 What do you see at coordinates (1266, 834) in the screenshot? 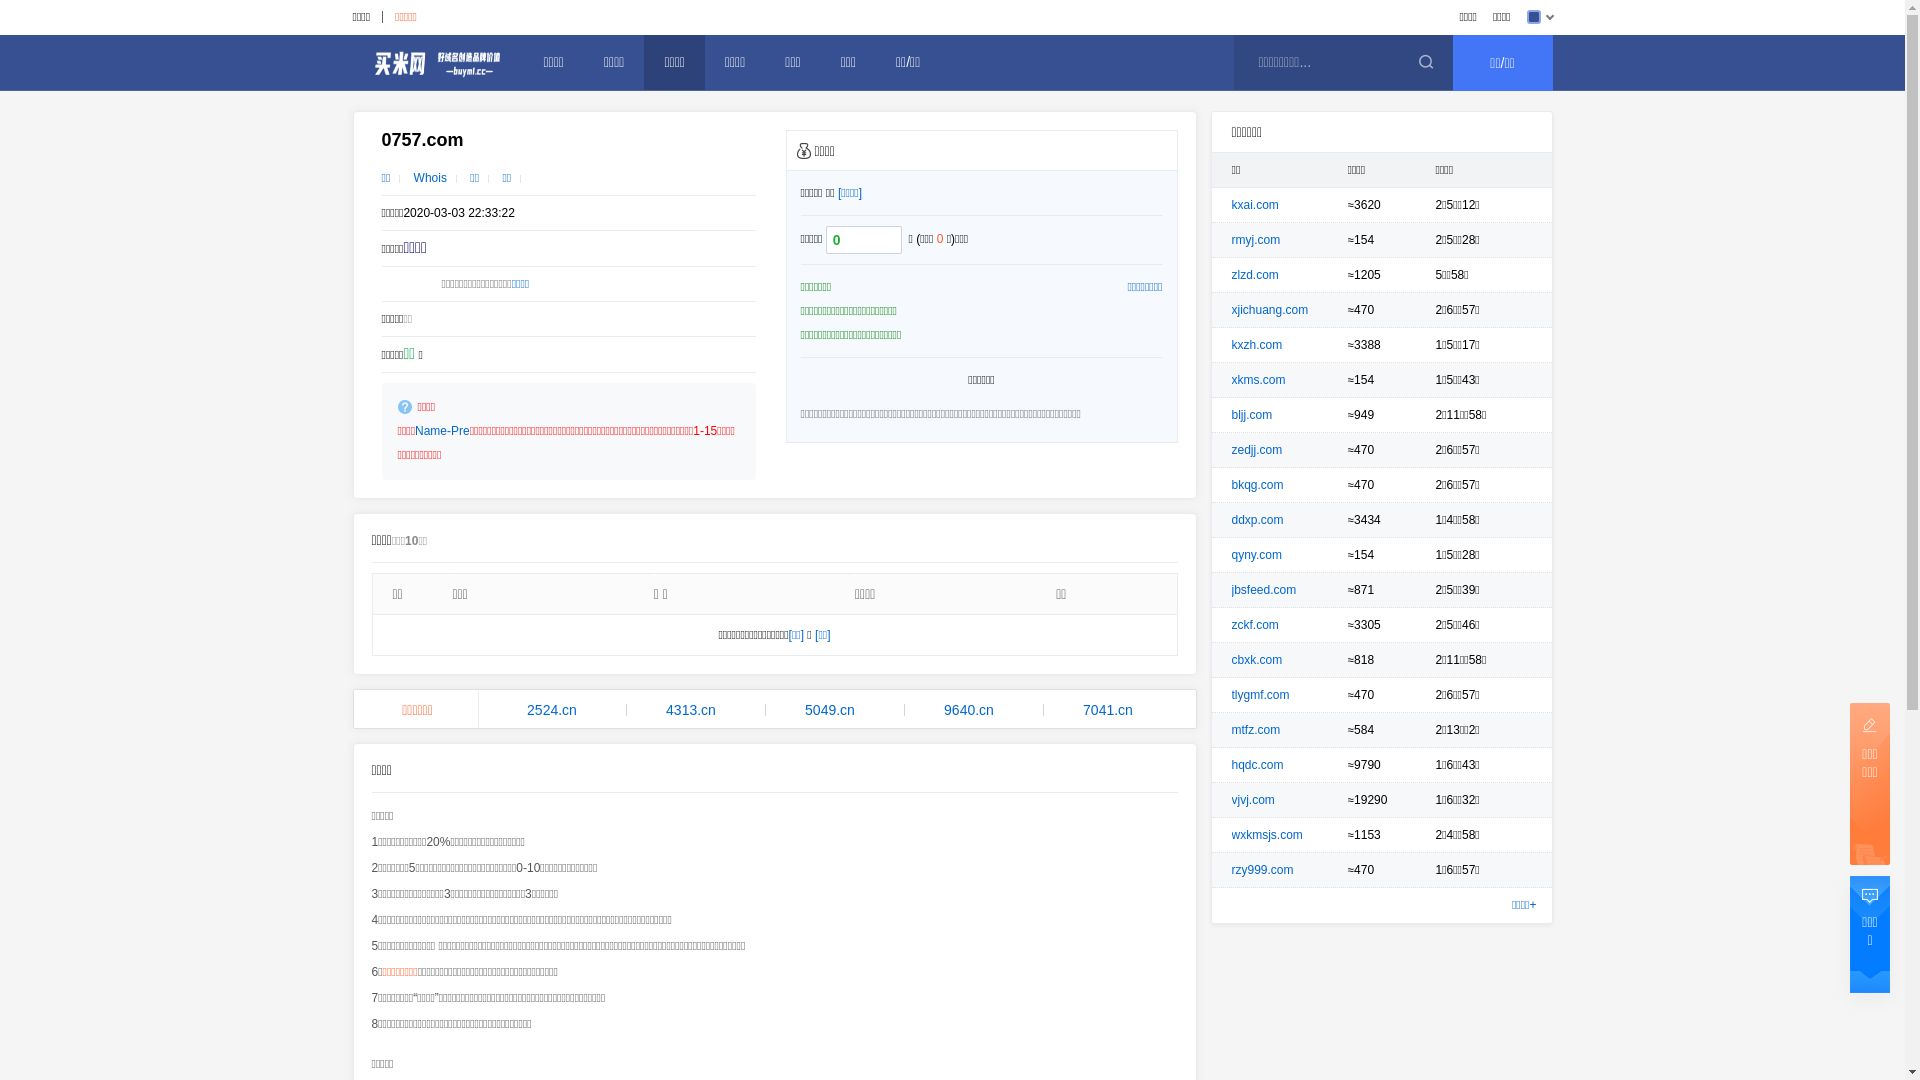
I see `'wxkmsjs.com'` at bounding box center [1266, 834].